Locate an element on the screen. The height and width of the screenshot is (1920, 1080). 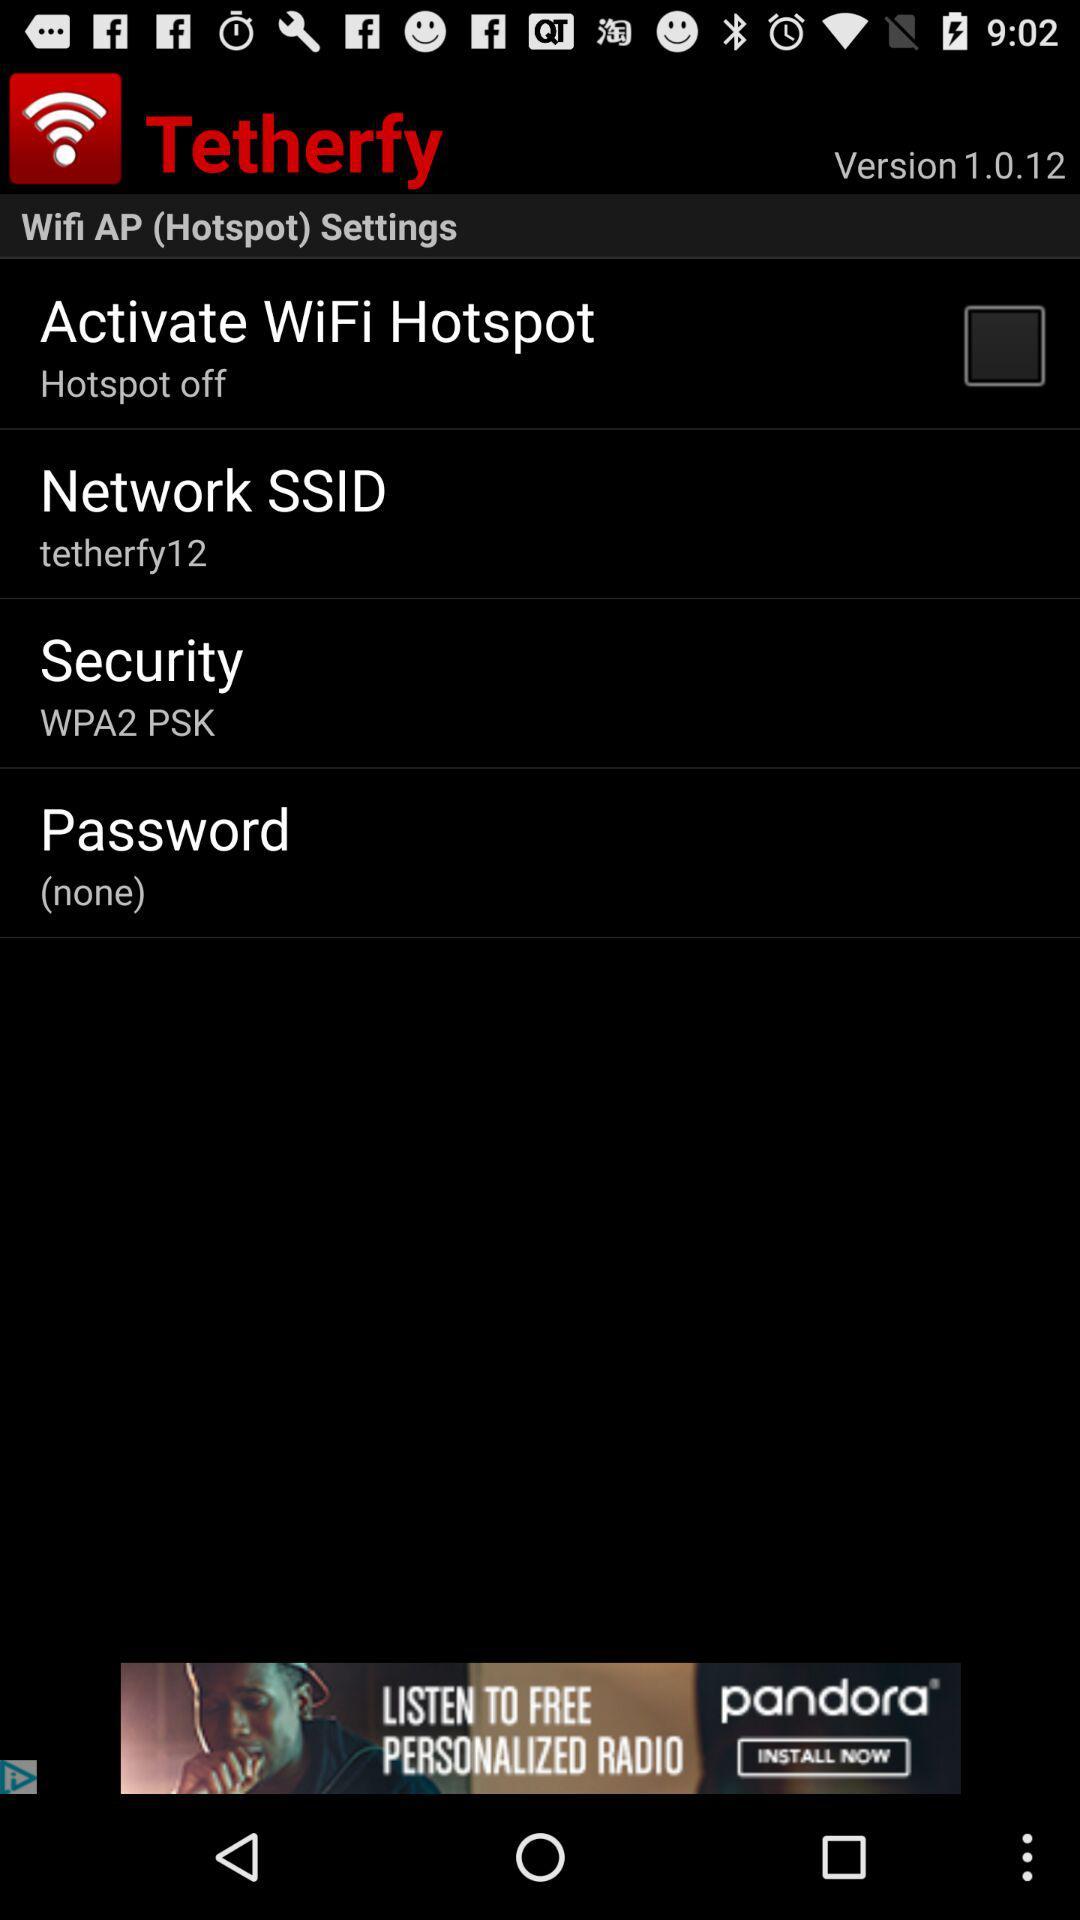
advertisement banner is located at coordinates (540, 1727).